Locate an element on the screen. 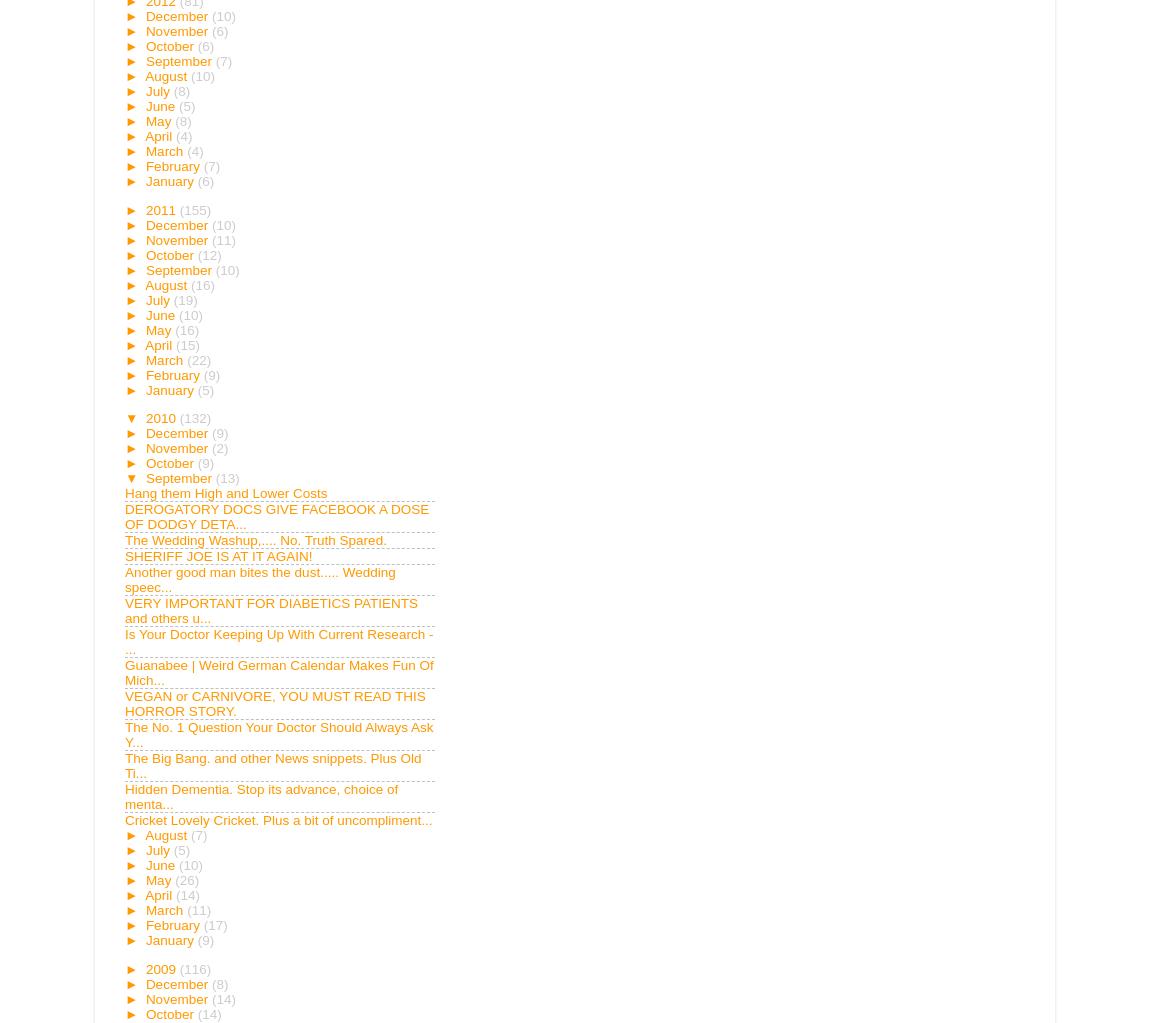 The image size is (1150, 1023). 'Guanabee | Weird German Calendar Makes Fun Of Mich...' is located at coordinates (124, 672).